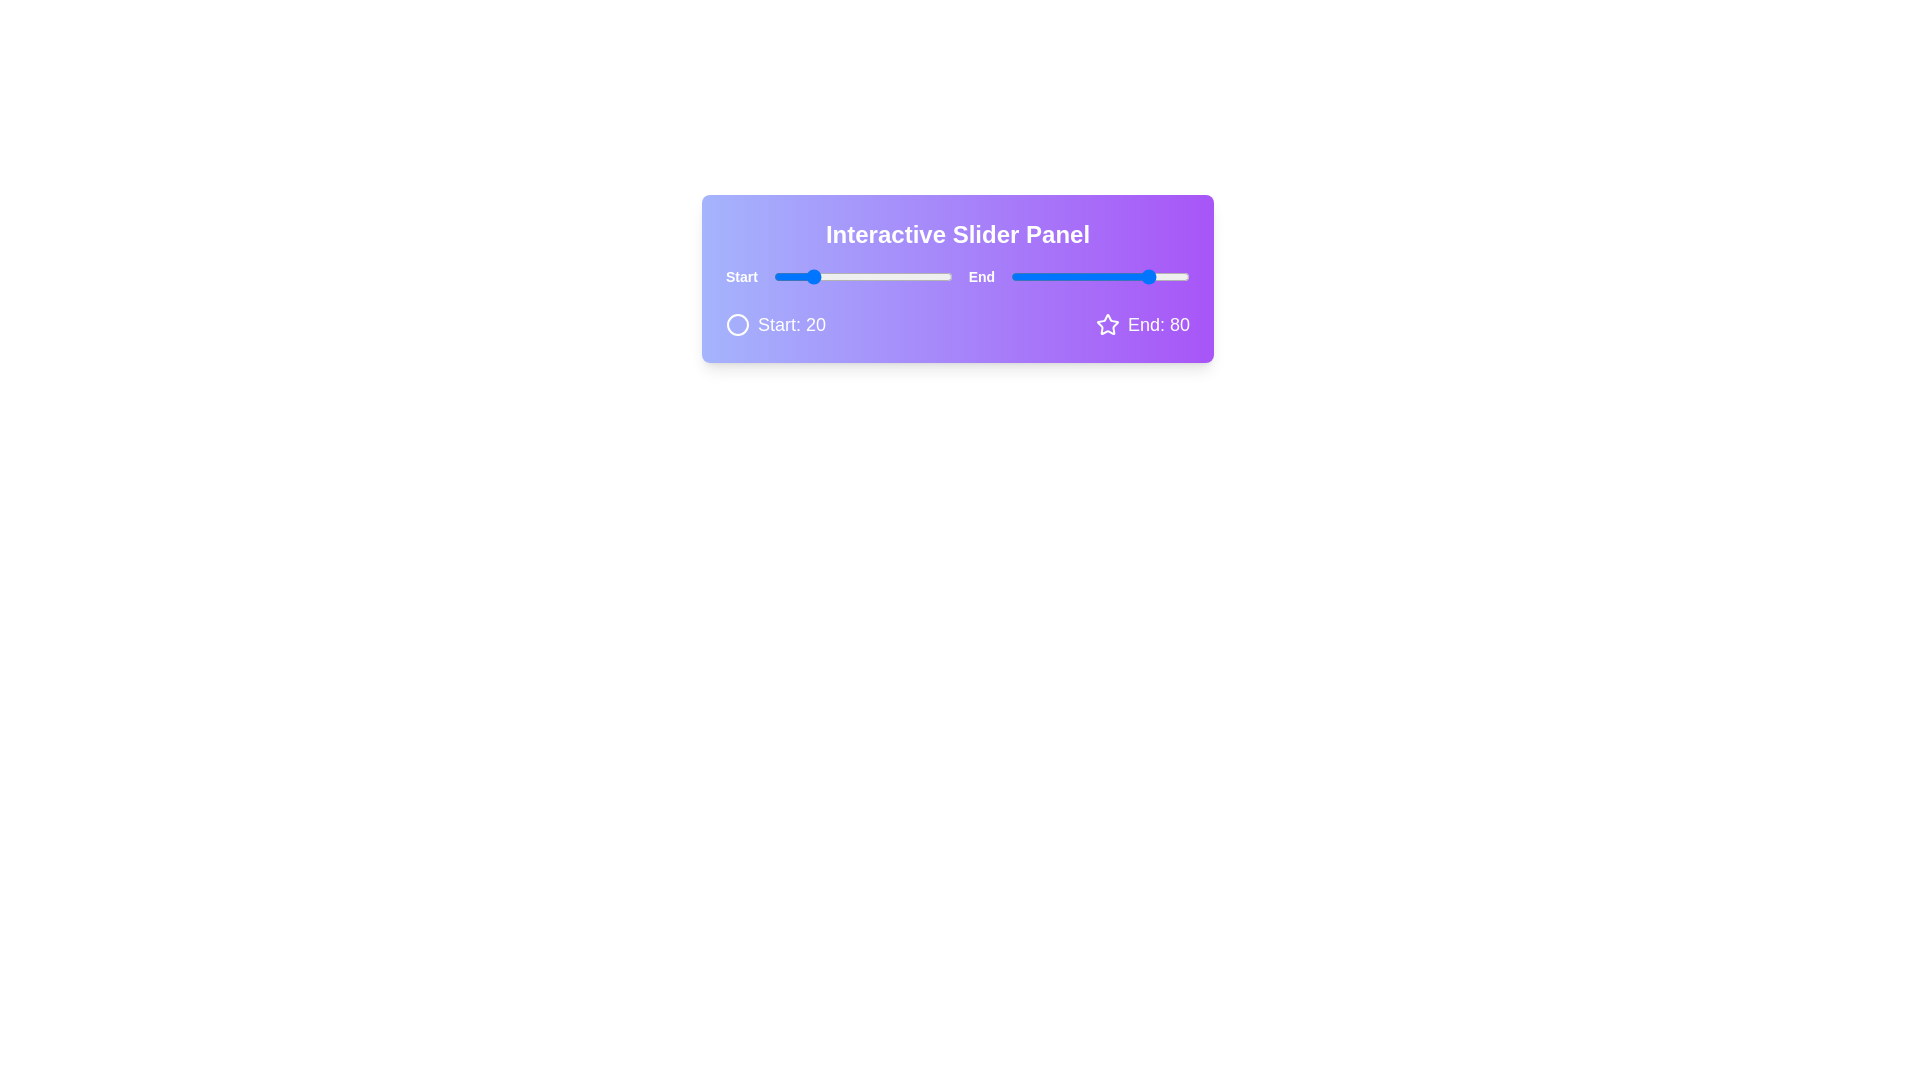  Describe the element at coordinates (809, 277) in the screenshot. I see `slider value` at that location.